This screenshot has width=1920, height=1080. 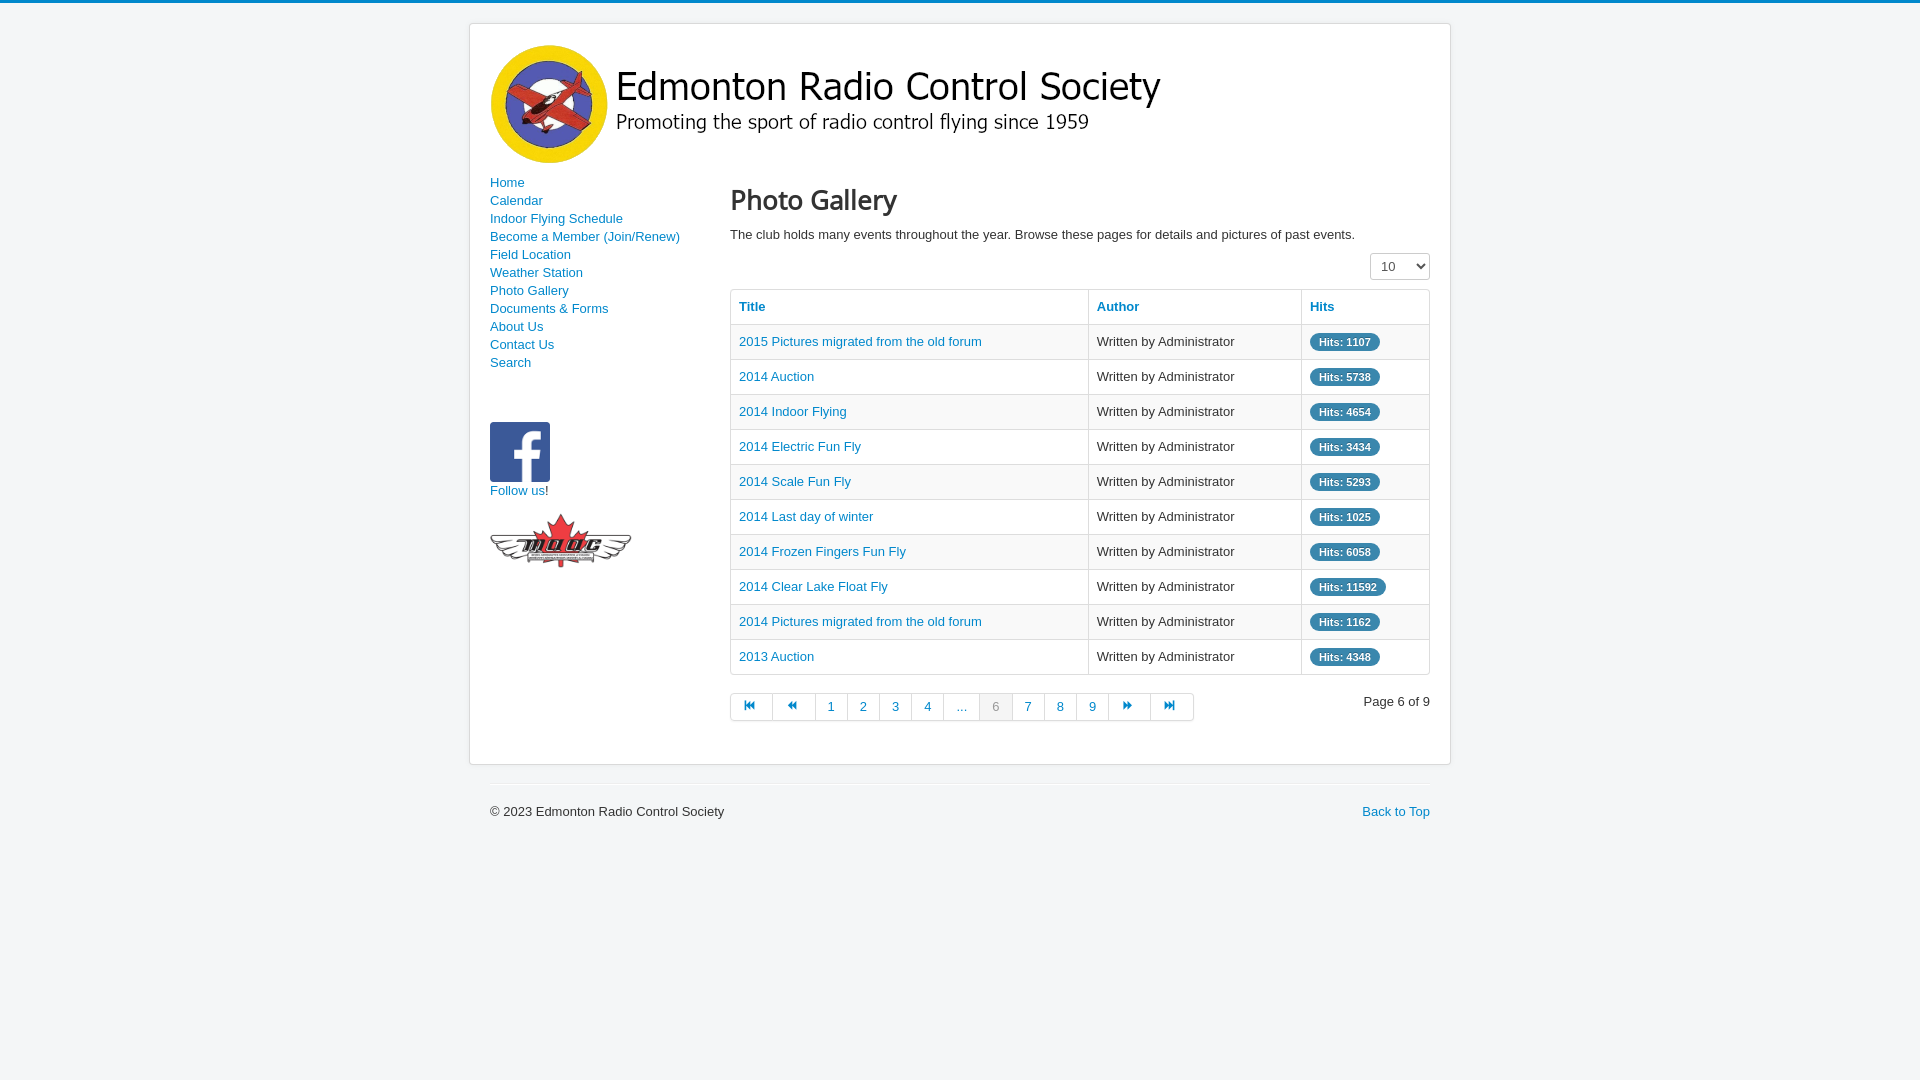 What do you see at coordinates (599, 290) in the screenshot?
I see `'Photo Gallery'` at bounding box center [599, 290].